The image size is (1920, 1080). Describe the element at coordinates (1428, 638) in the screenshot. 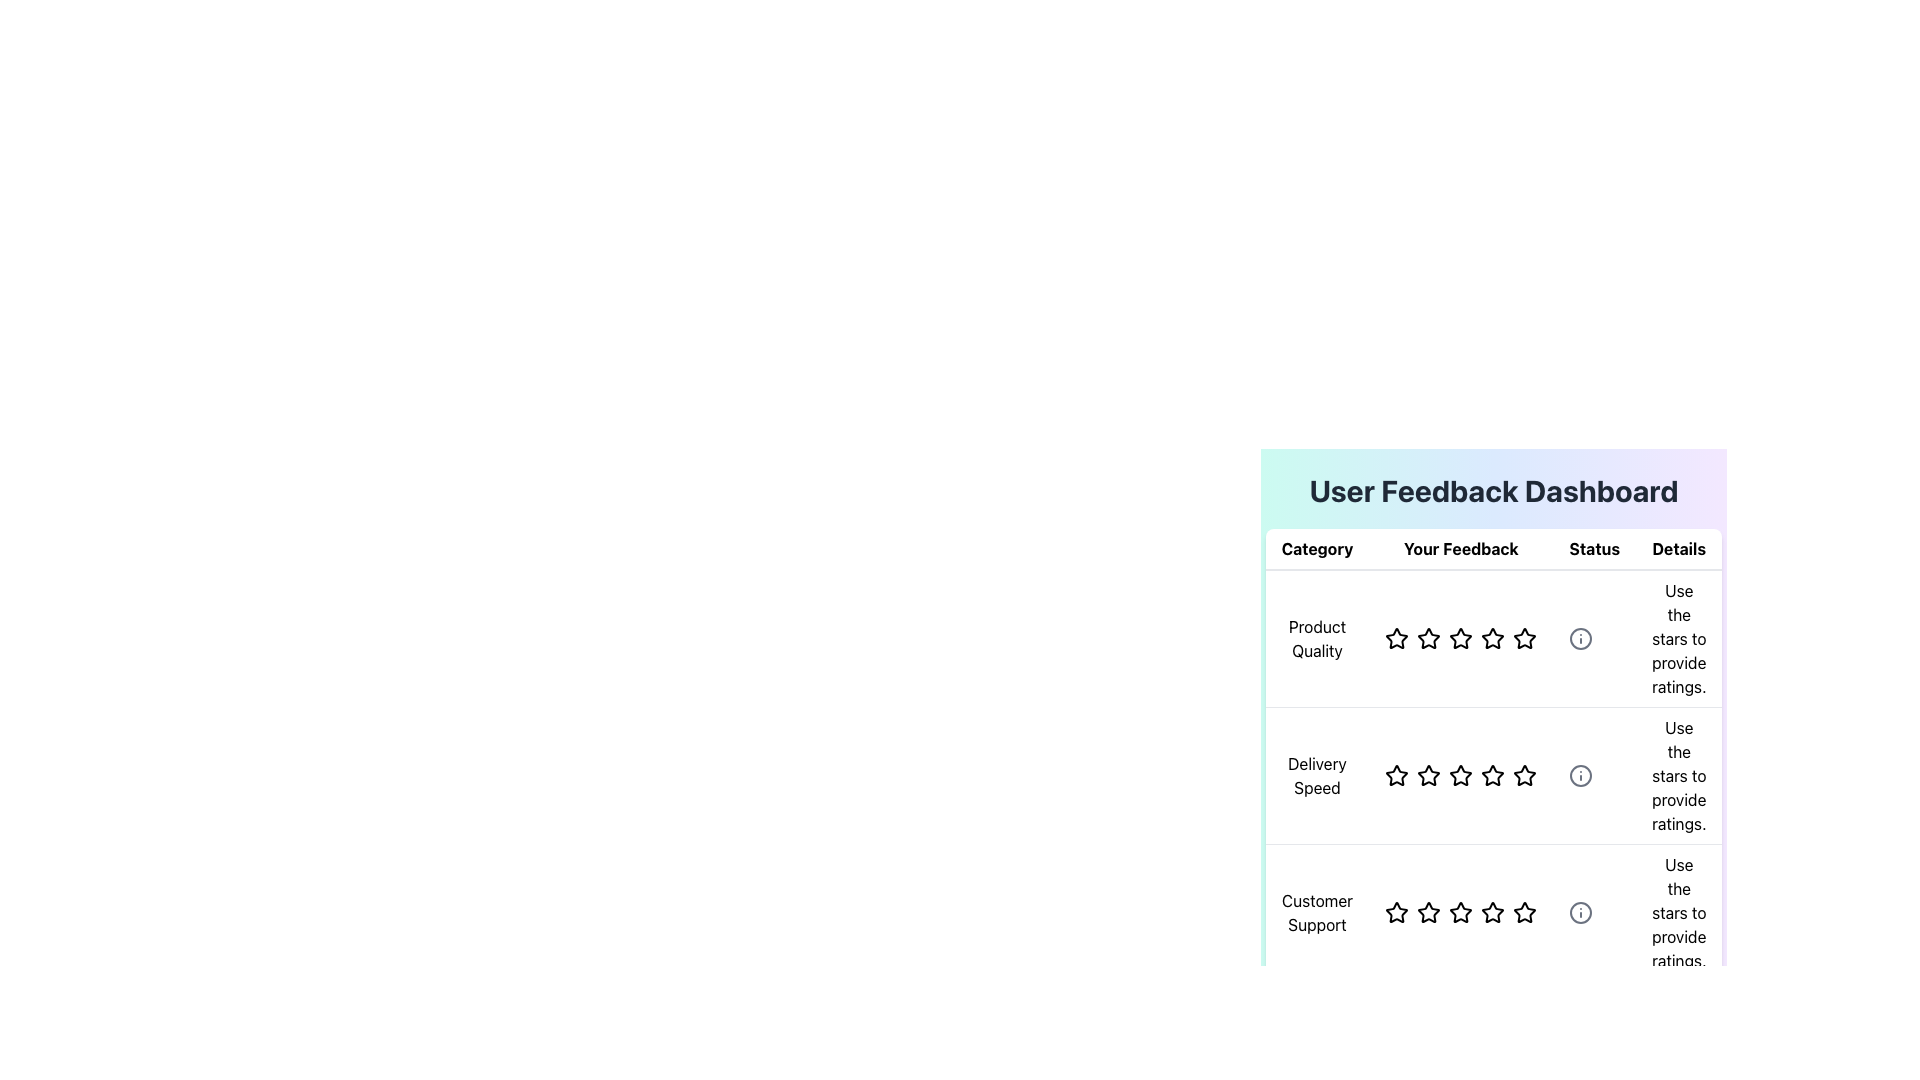

I see `the second star rating icon in the 'Your Feedback' column of the 'User Feedback Dashboard' table to rate 'Product Quality'` at that location.